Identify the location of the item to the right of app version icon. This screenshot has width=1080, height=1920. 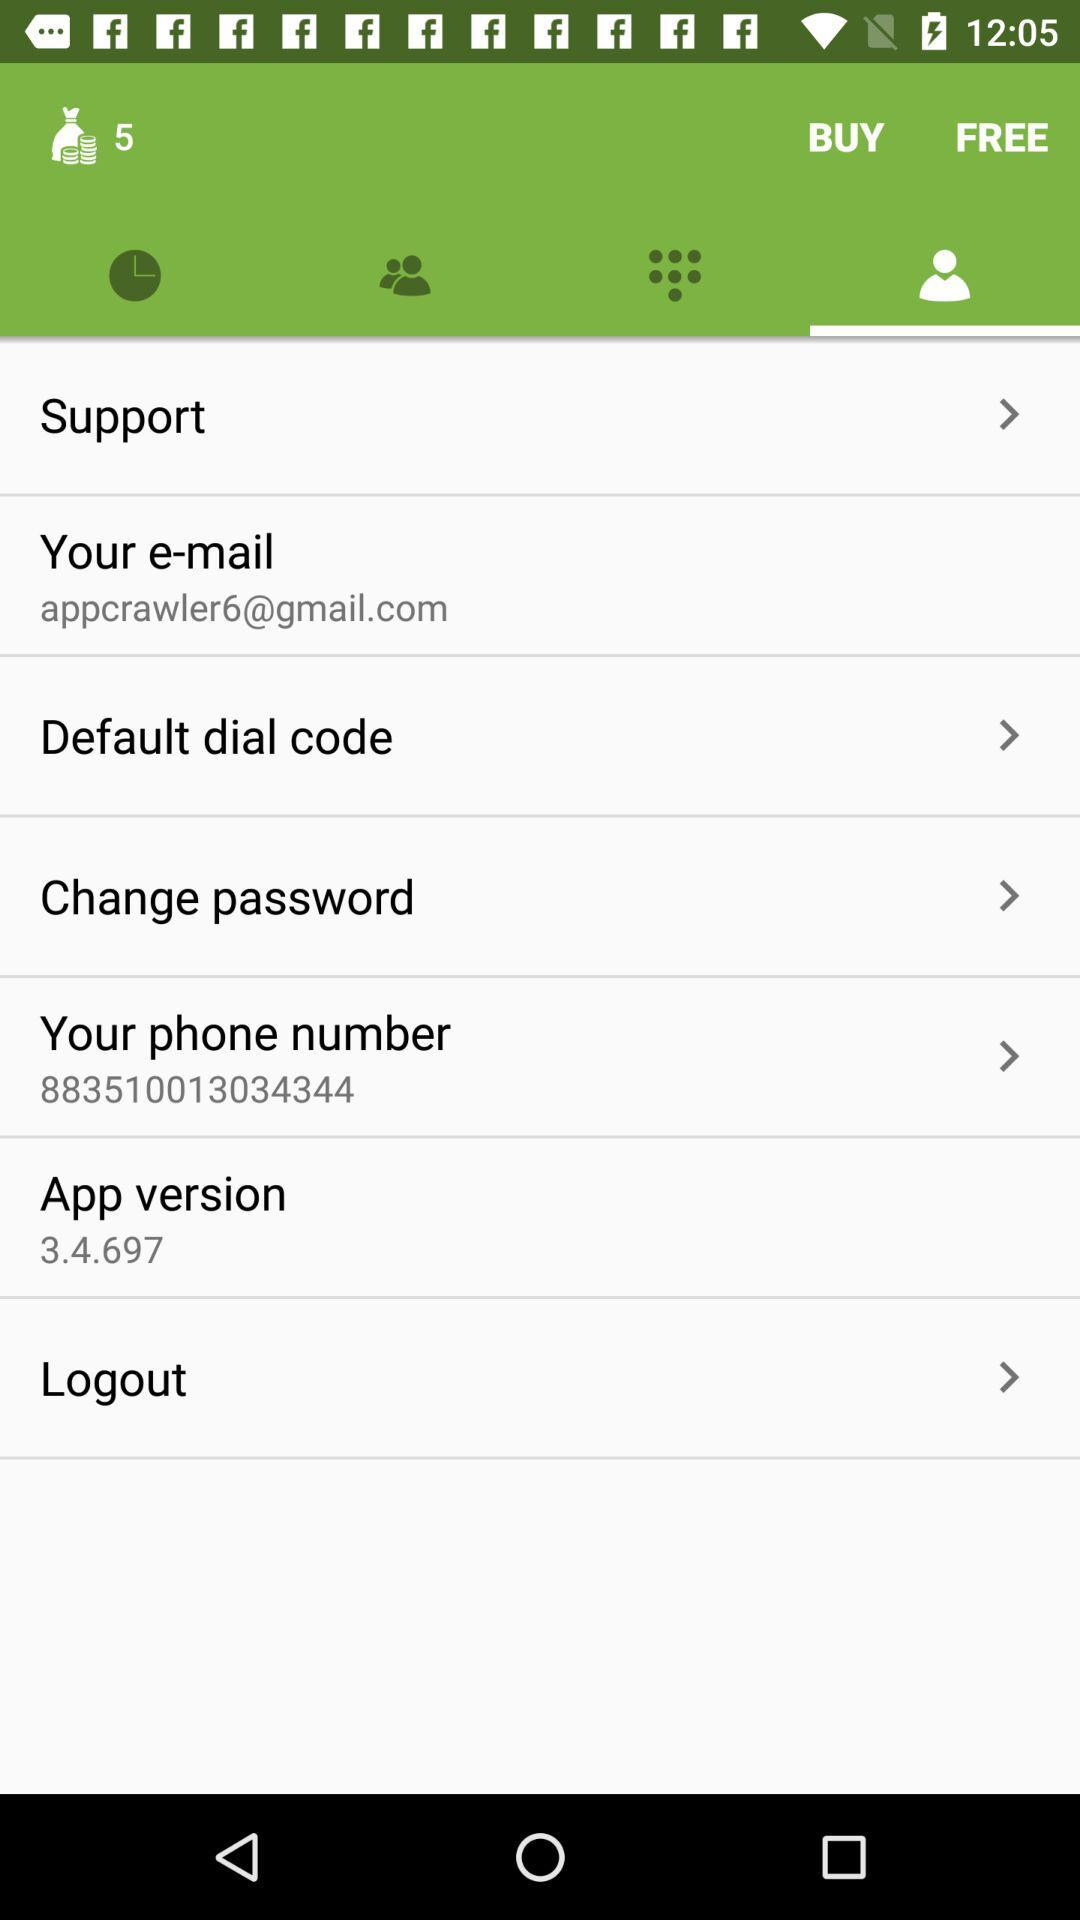
(663, 1216).